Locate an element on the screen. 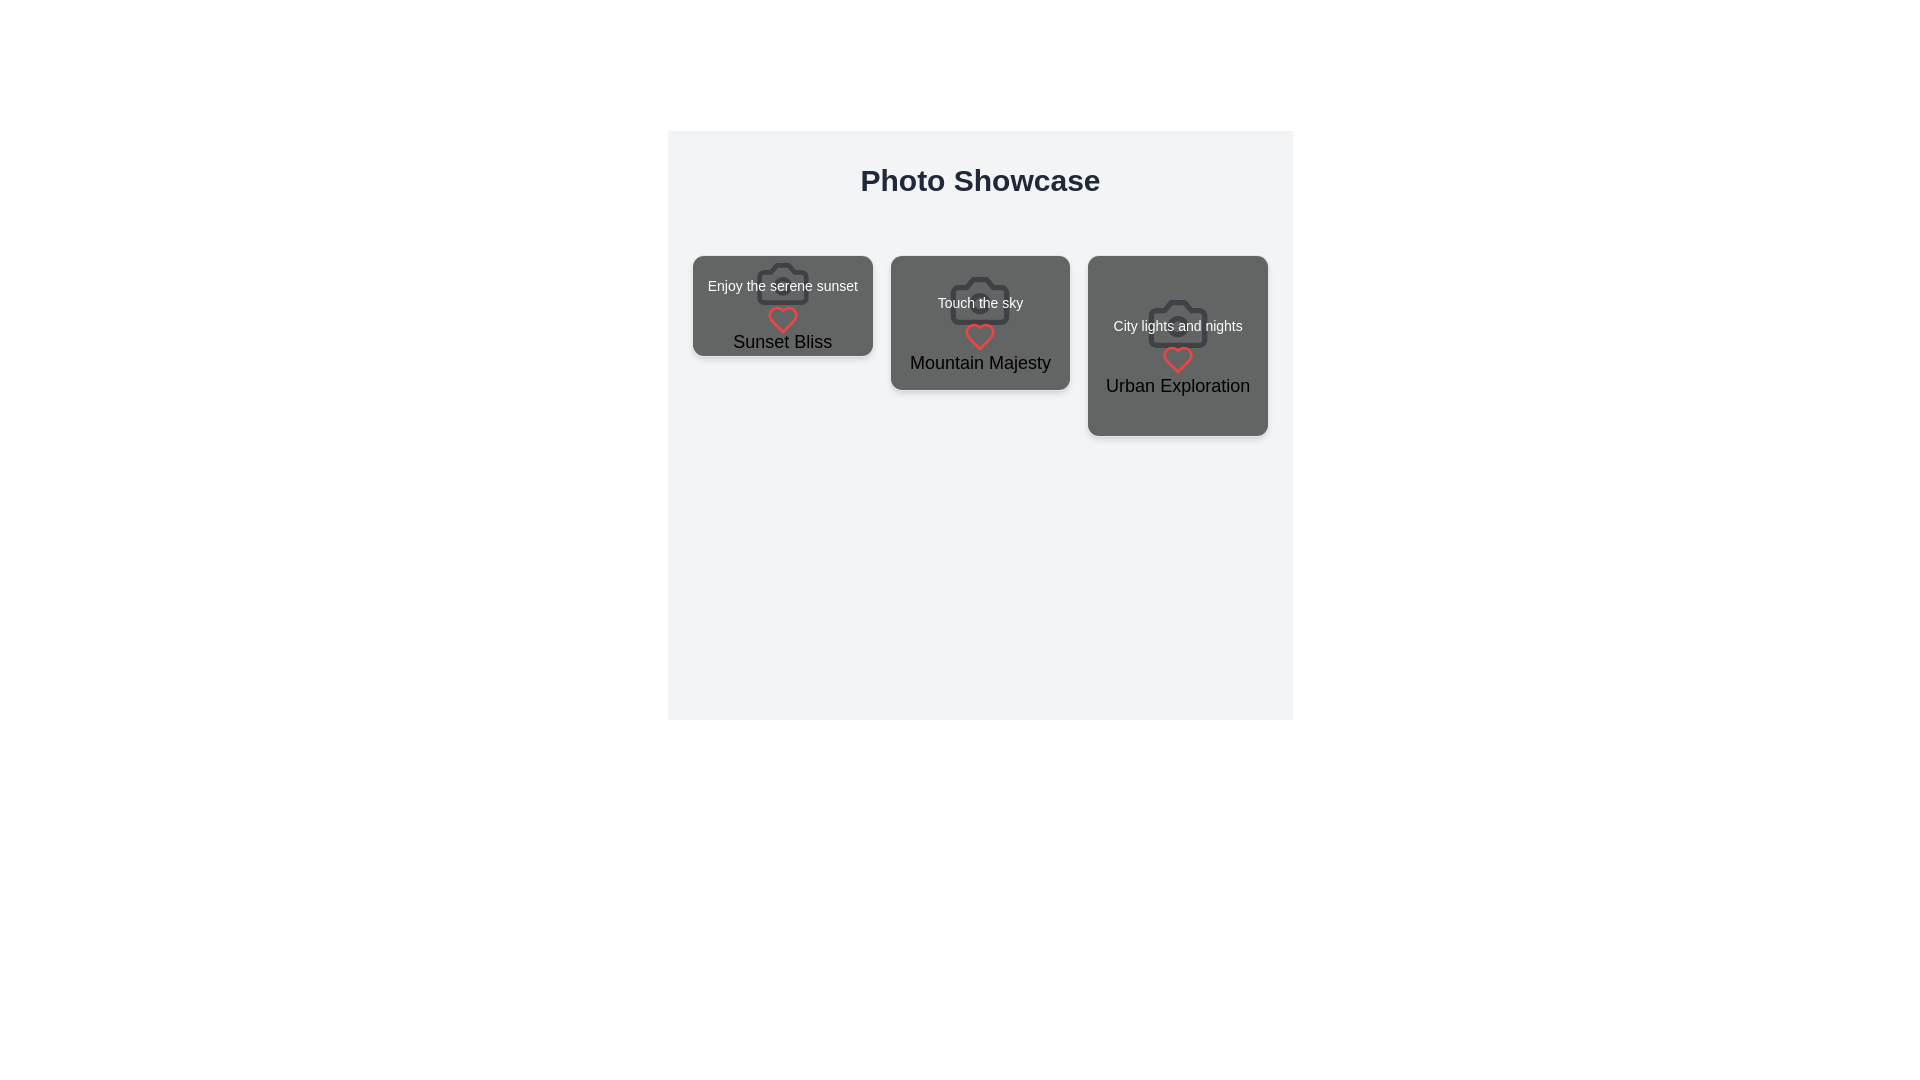 The width and height of the screenshot is (1920, 1080). the heart icon located at the bottom of the 'Sunset Bliss' card, which features a red stroke and a round cap and join pattern is located at coordinates (781, 319).